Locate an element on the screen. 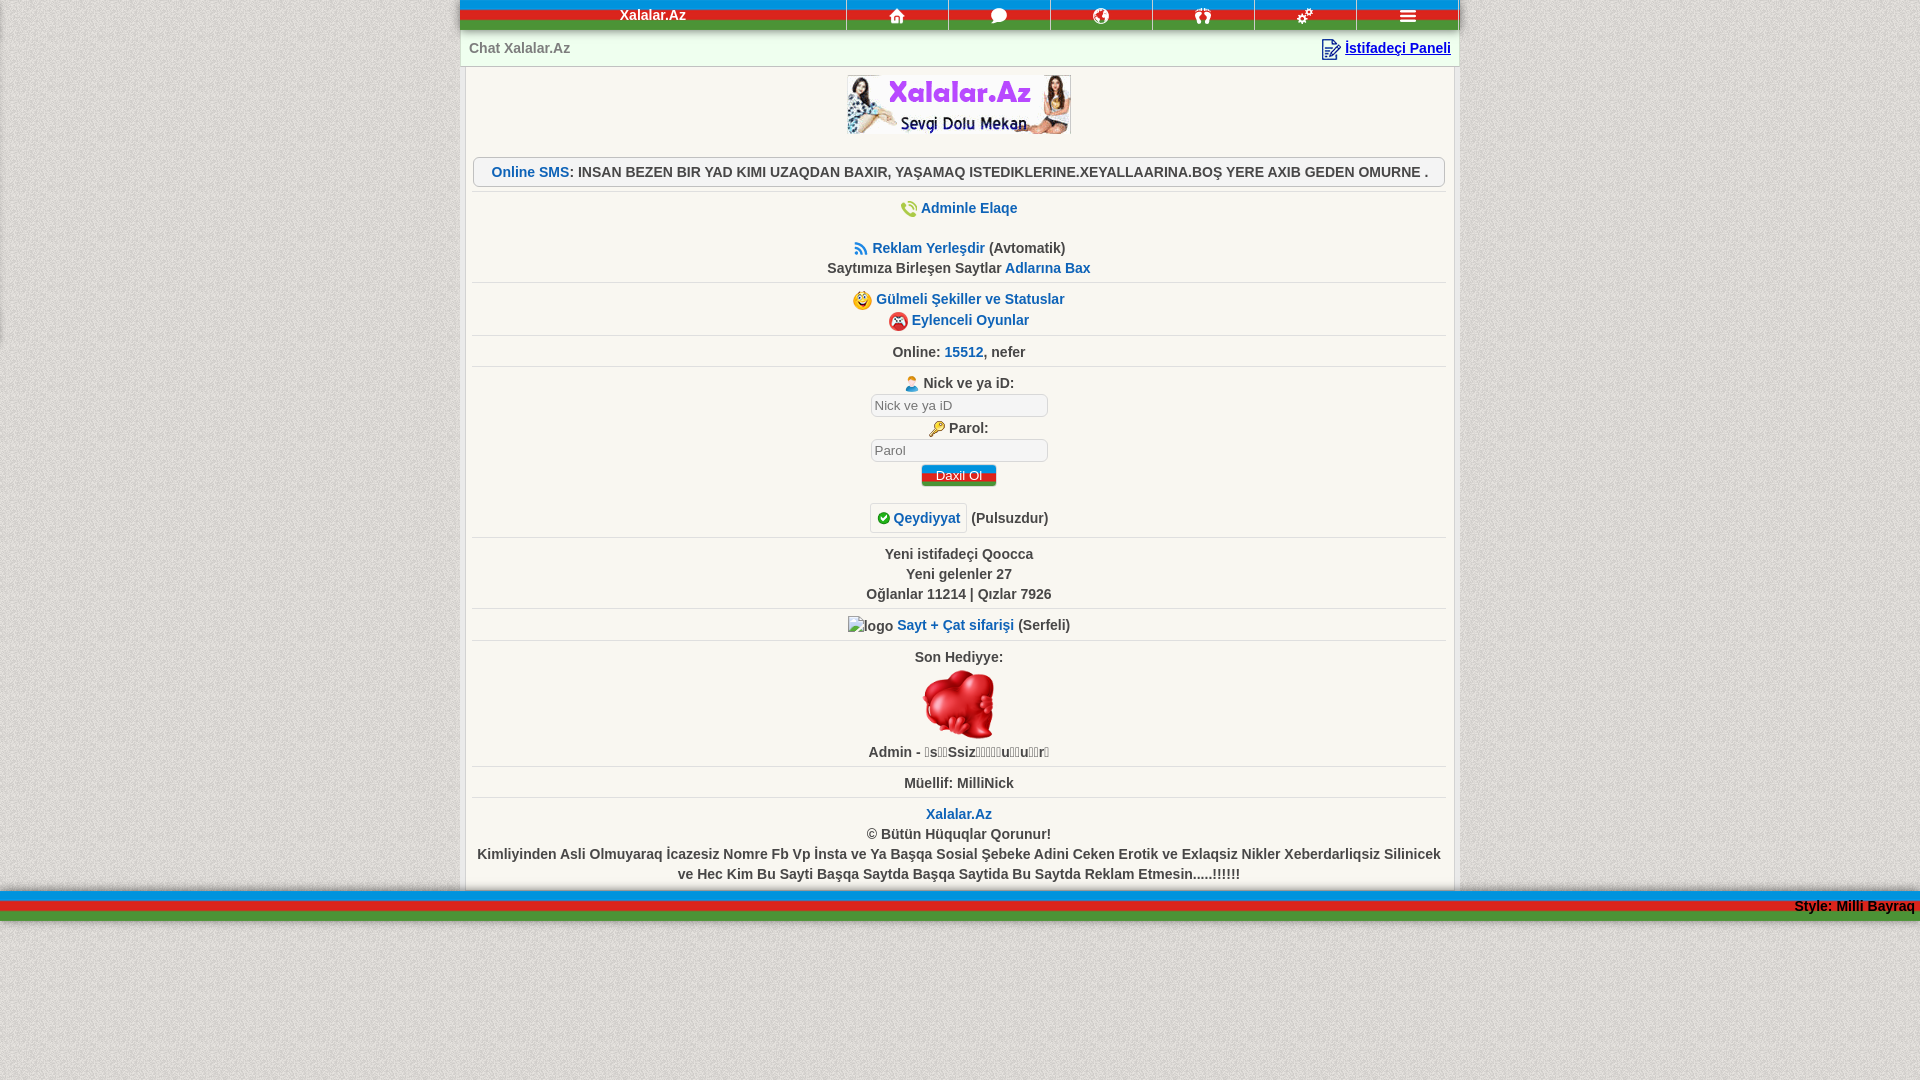 The image size is (1920, 1080). 'Style: Milli Bayraq' is located at coordinates (1853, 906).